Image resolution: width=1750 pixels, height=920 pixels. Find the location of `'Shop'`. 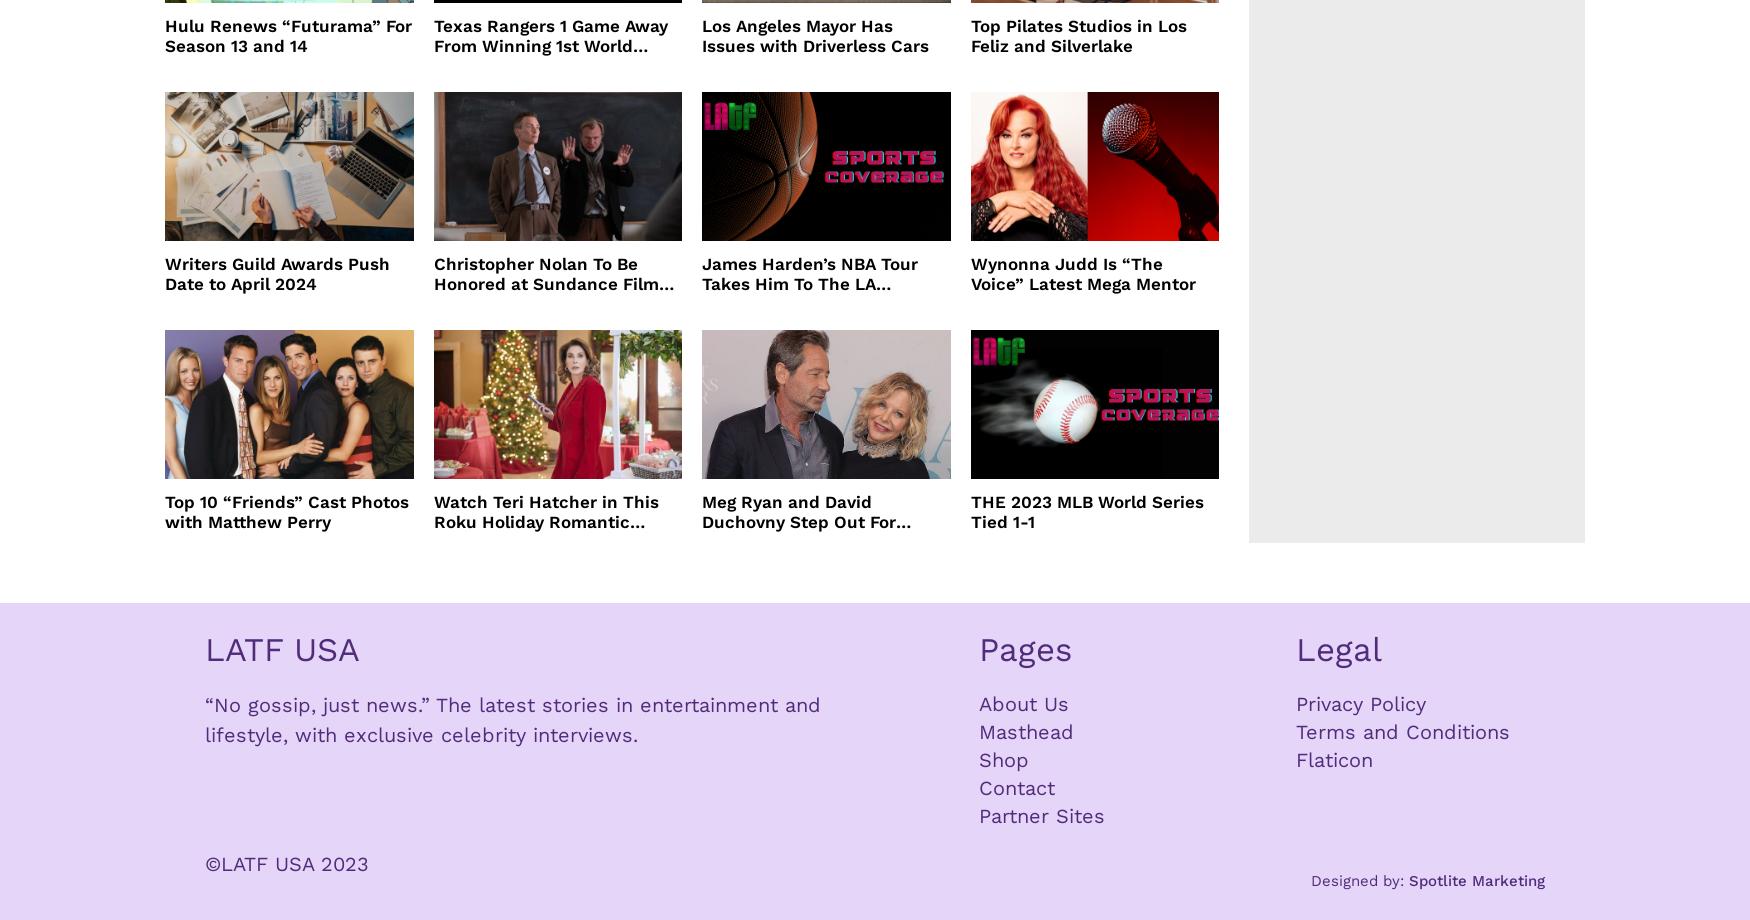

'Shop' is located at coordinates (978, 759).